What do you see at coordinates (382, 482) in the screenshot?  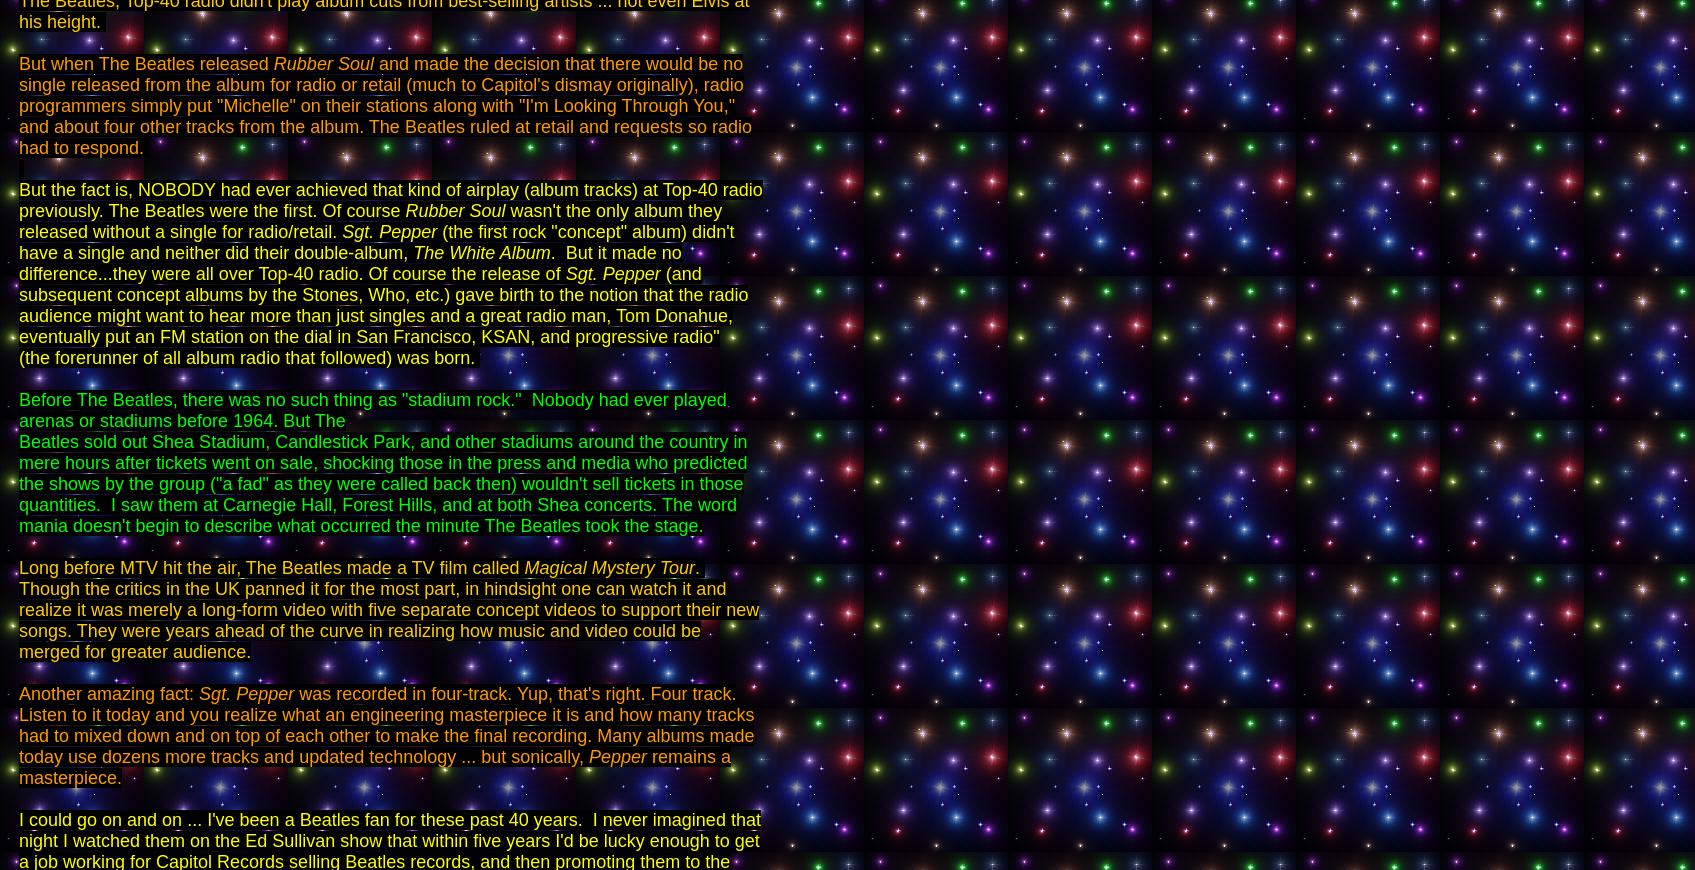 I see `'Beatles sold out Shea Stadium, Candlestick Park, and other stadiums
                           around the country in mere hours after tickets went on sale, shocking those in the press and media who predicted
                           the shows by the group ("a fad" as they were called back then) wouldn't sell tickets in those quantities.  I saw
                           them at Carnegie Hall, Forest Hills, and at both Shea concerts. The word mania doesn't begin to describe what occurred
                           the minute The Beatles took the stage.'` at bounding box center [382, 482].